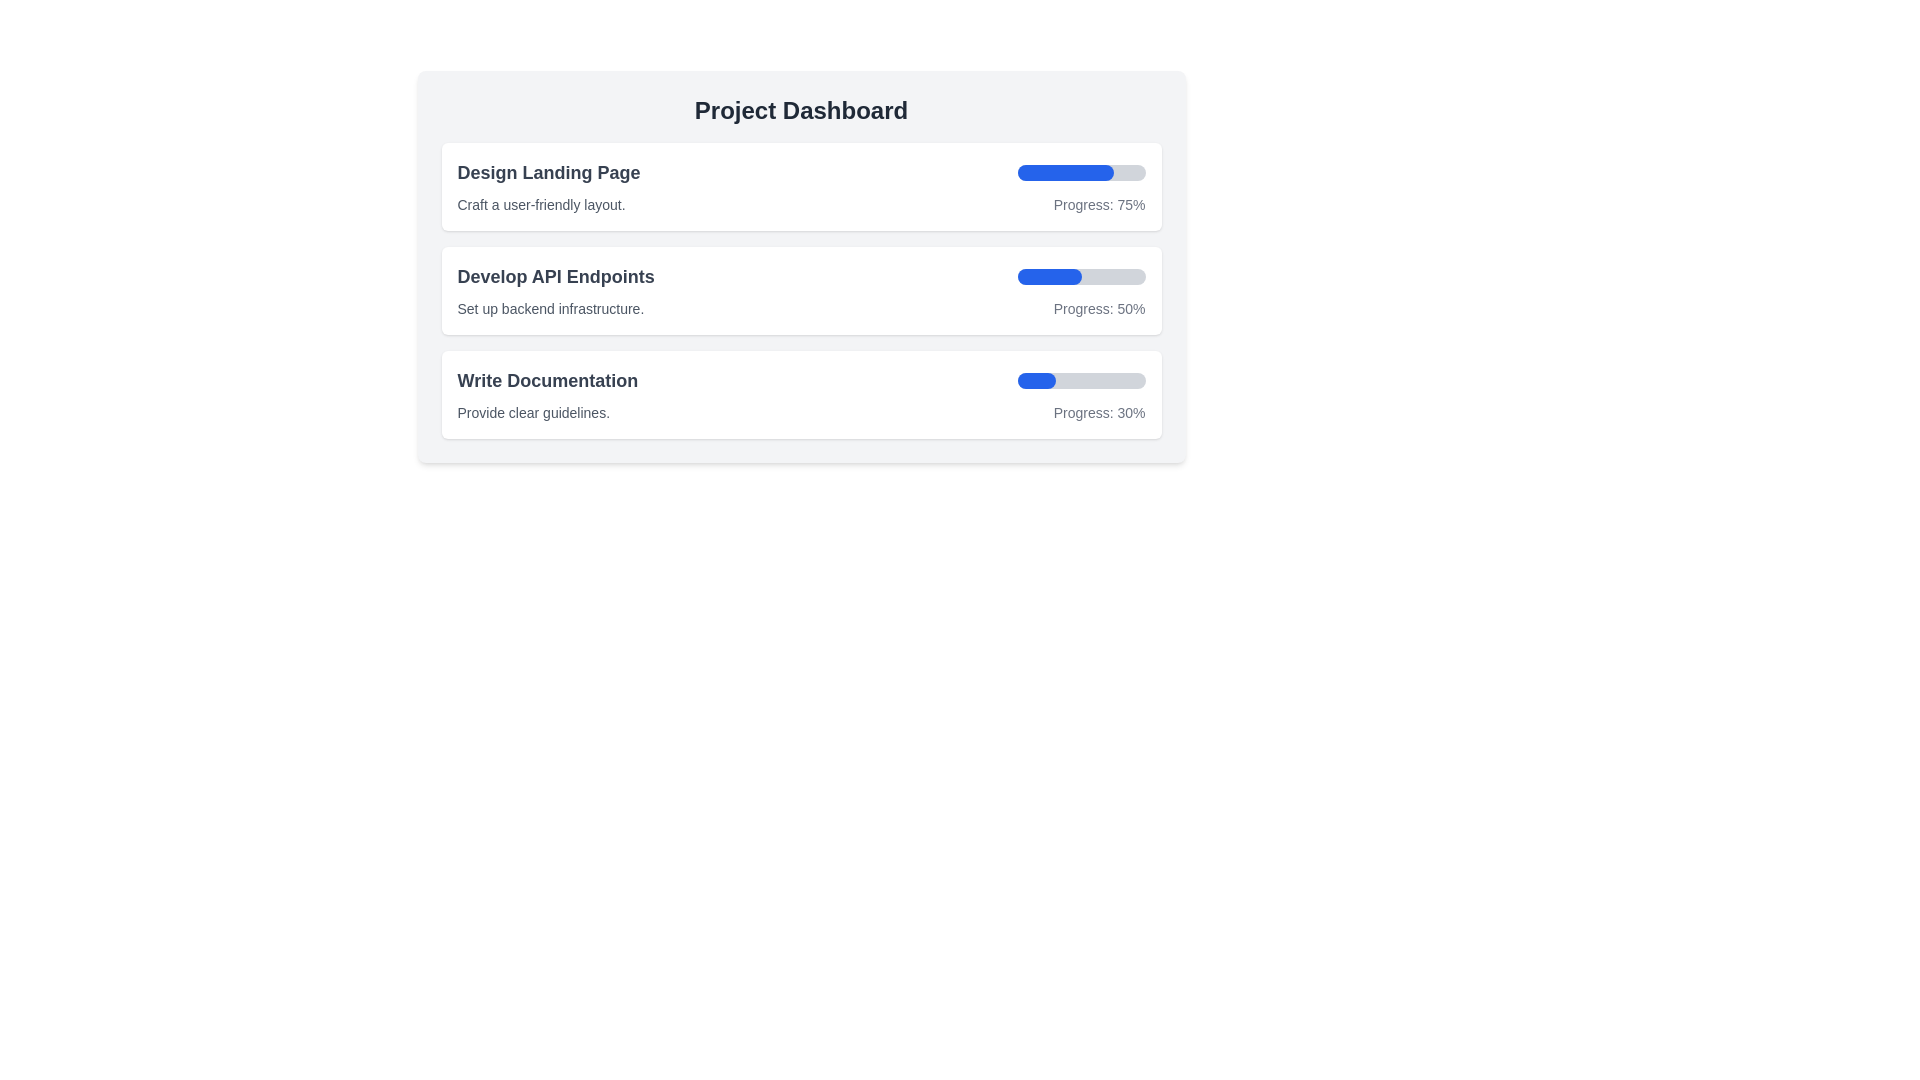 This screenshot has width=1920, height=1080. What do you see at coordinates (533, 411) in the screenshot?
I see `the text label 'Provide clear guidelines.' located below the title 'Write Documentation' in the third task box of the Project Dashboard` at bounding box center [533, 411].